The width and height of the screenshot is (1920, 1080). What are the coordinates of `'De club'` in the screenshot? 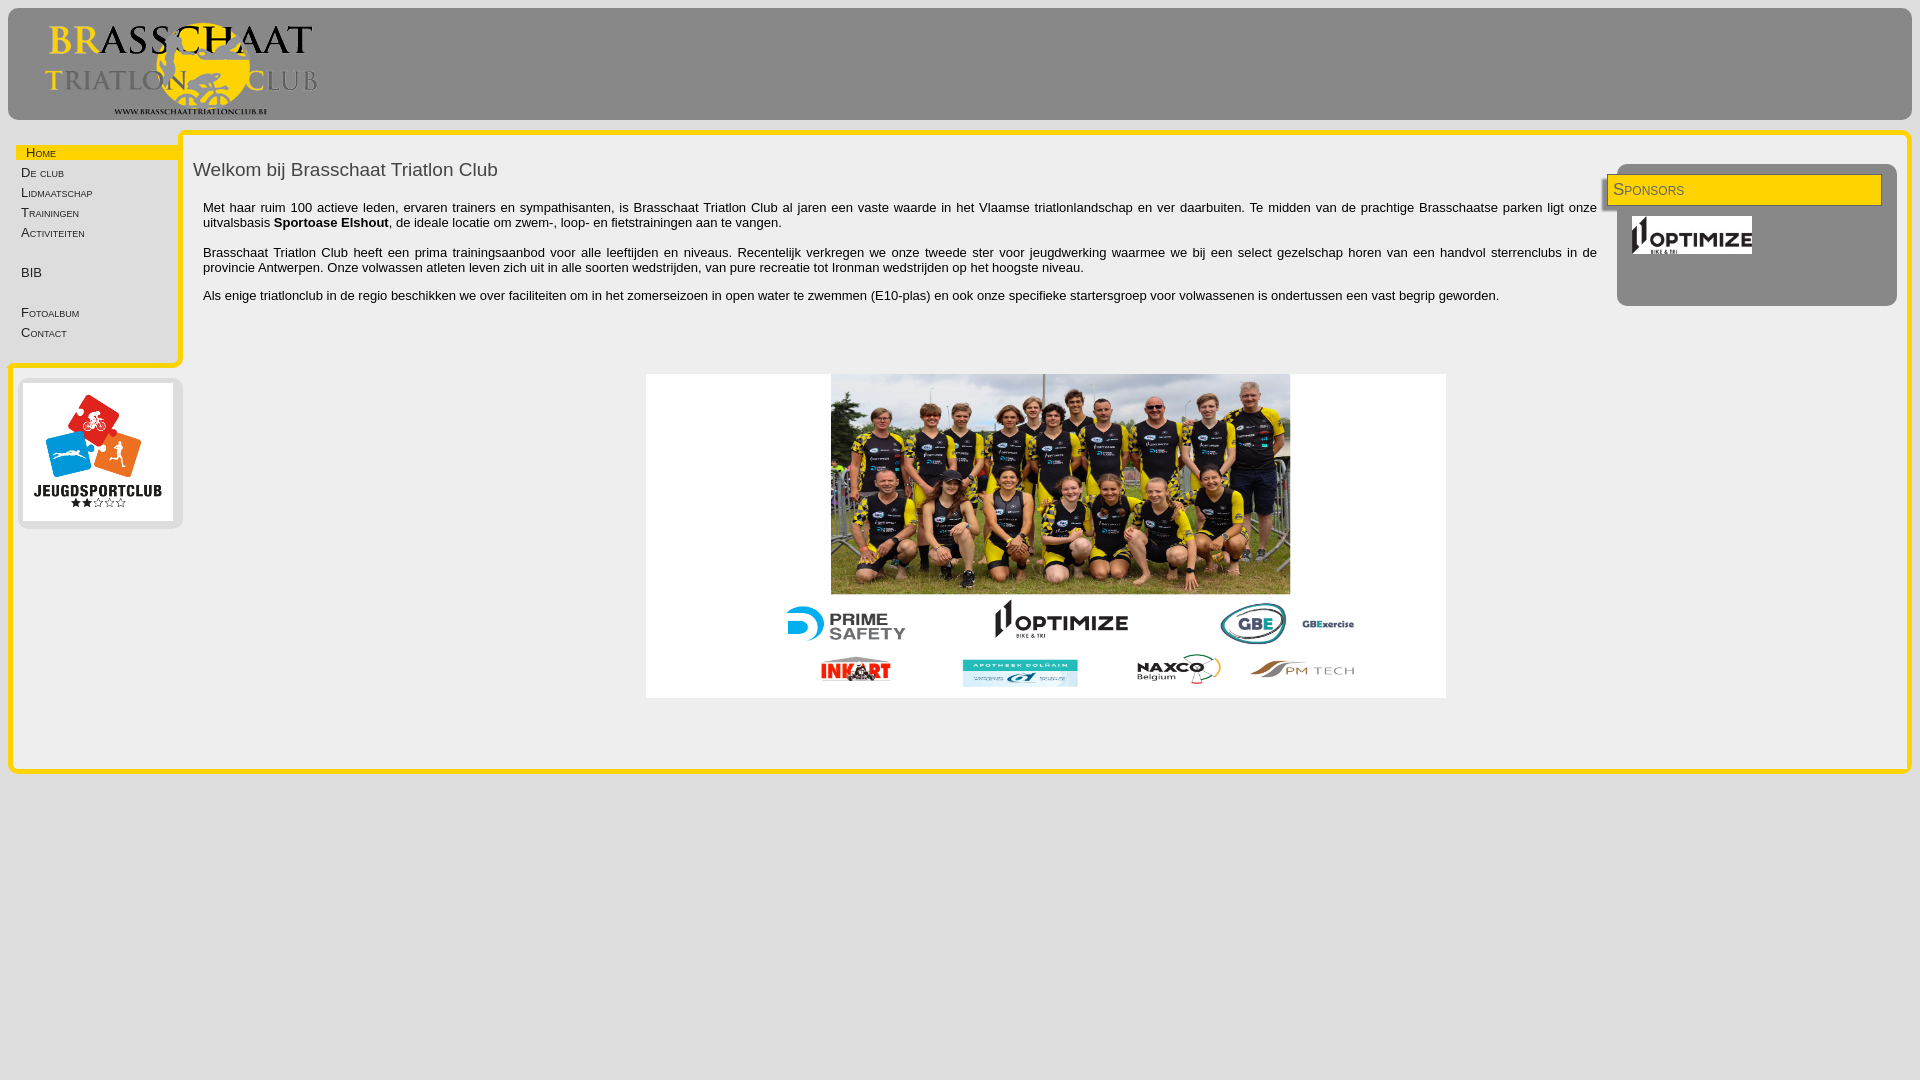 It's located at (101, 171).